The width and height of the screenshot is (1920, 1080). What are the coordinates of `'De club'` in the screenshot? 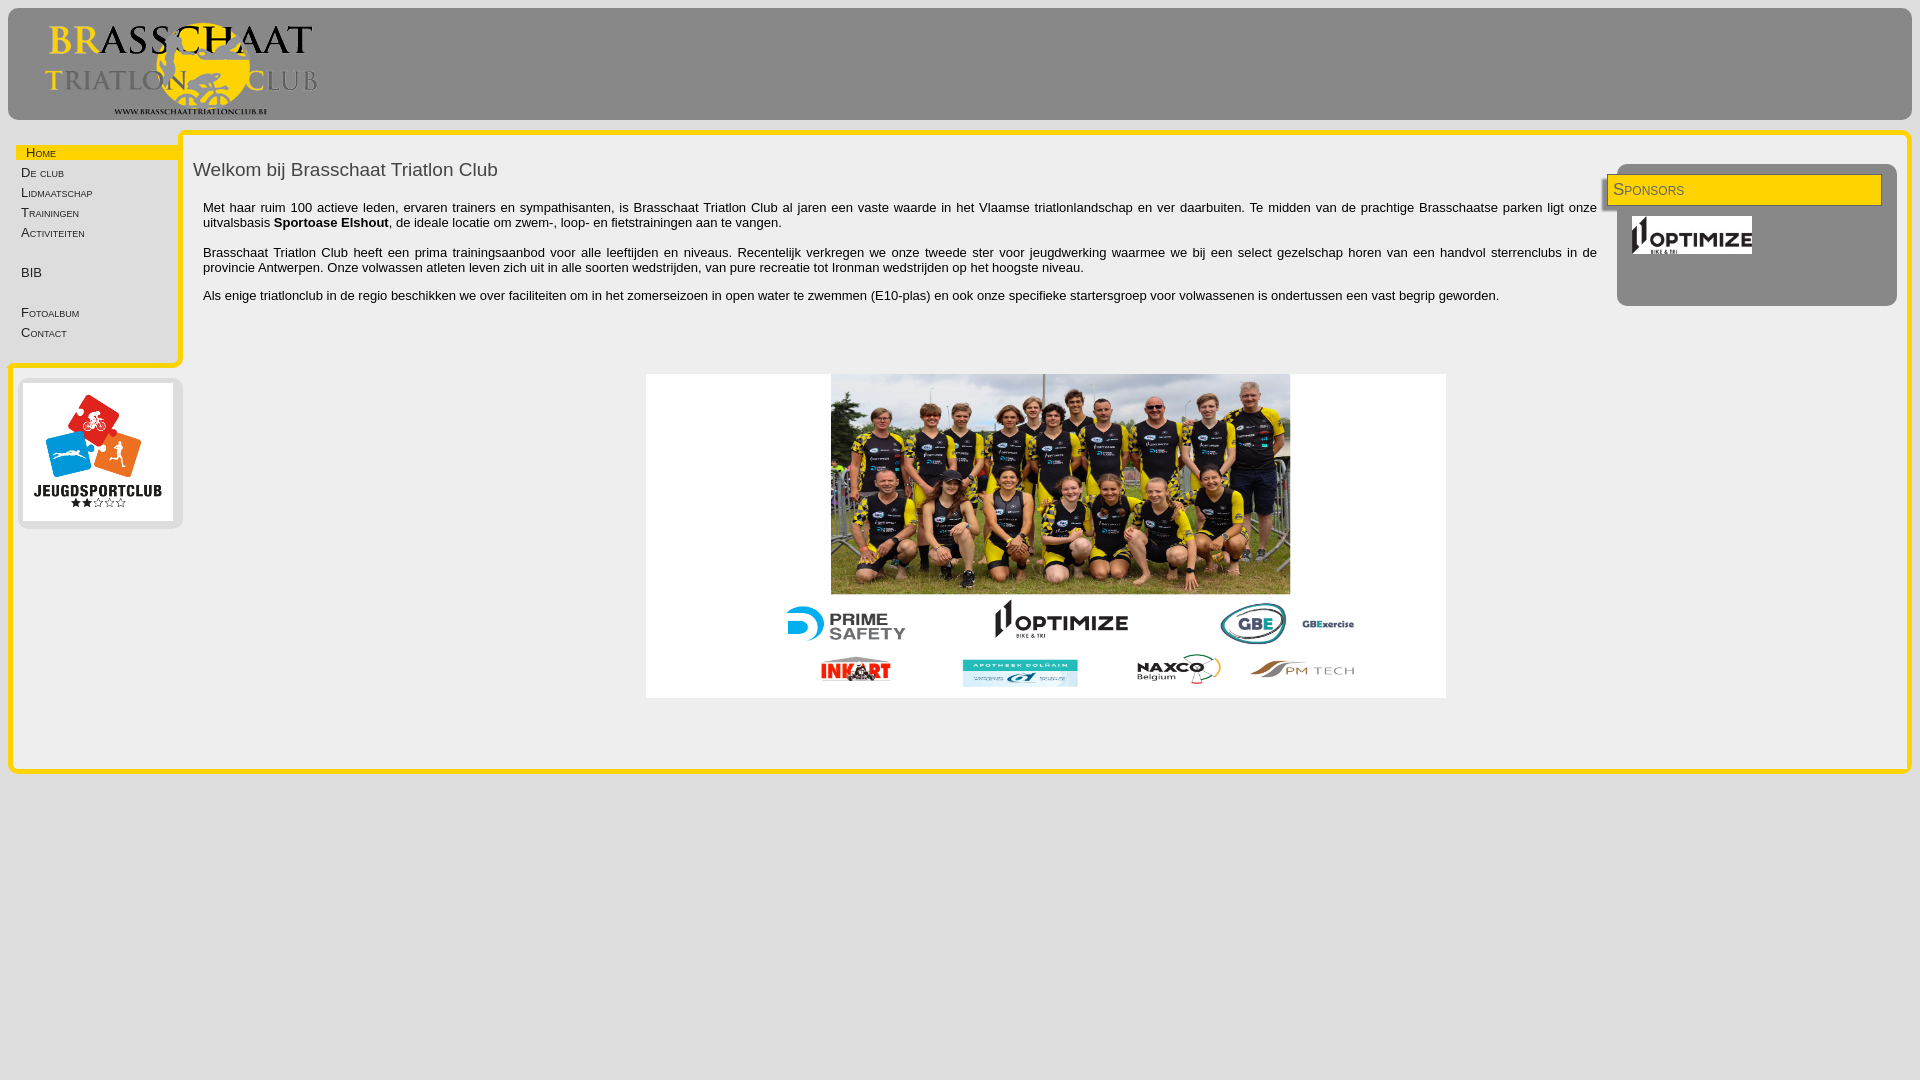 It's located at (101, 171).